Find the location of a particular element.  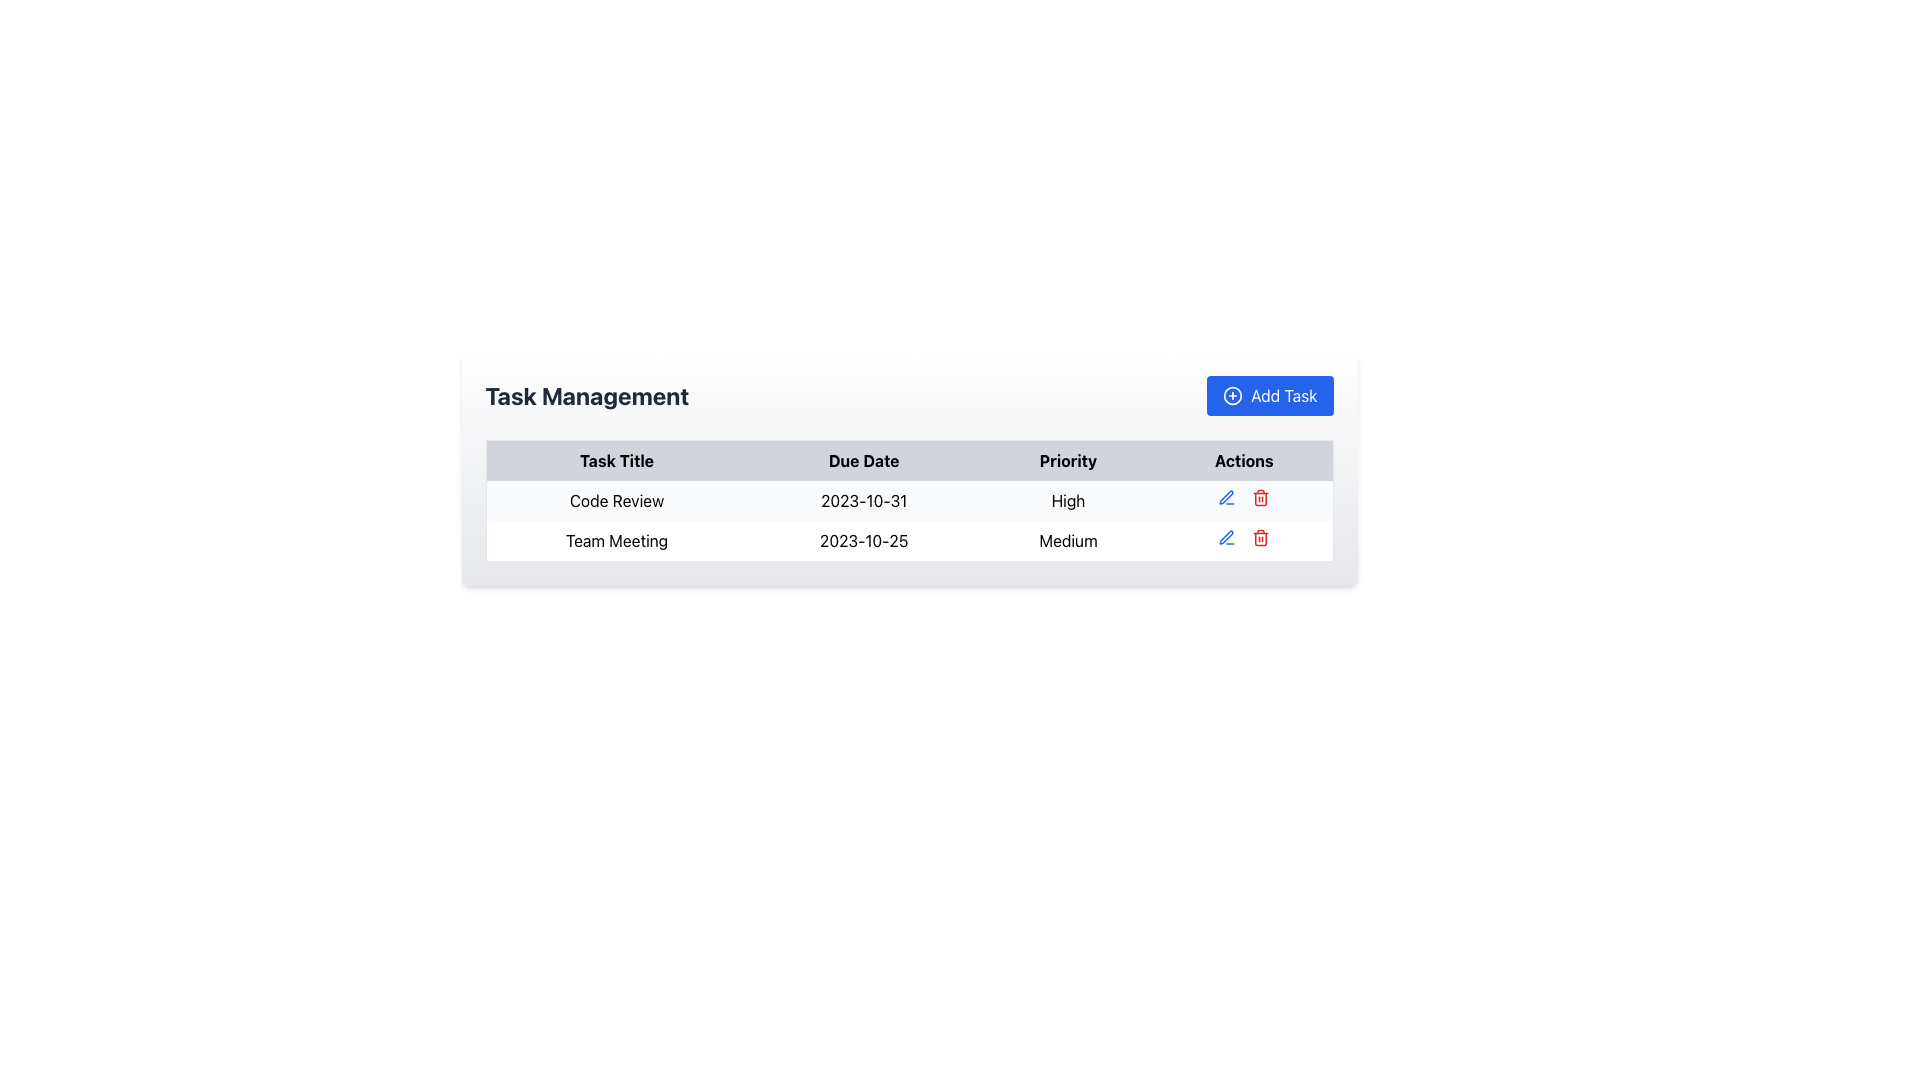

the text label displaying '2023-10-25' located in the 'Due Date' column of the 'Task Management' table, which is the second row and second column is located at coordinates (864, 541).